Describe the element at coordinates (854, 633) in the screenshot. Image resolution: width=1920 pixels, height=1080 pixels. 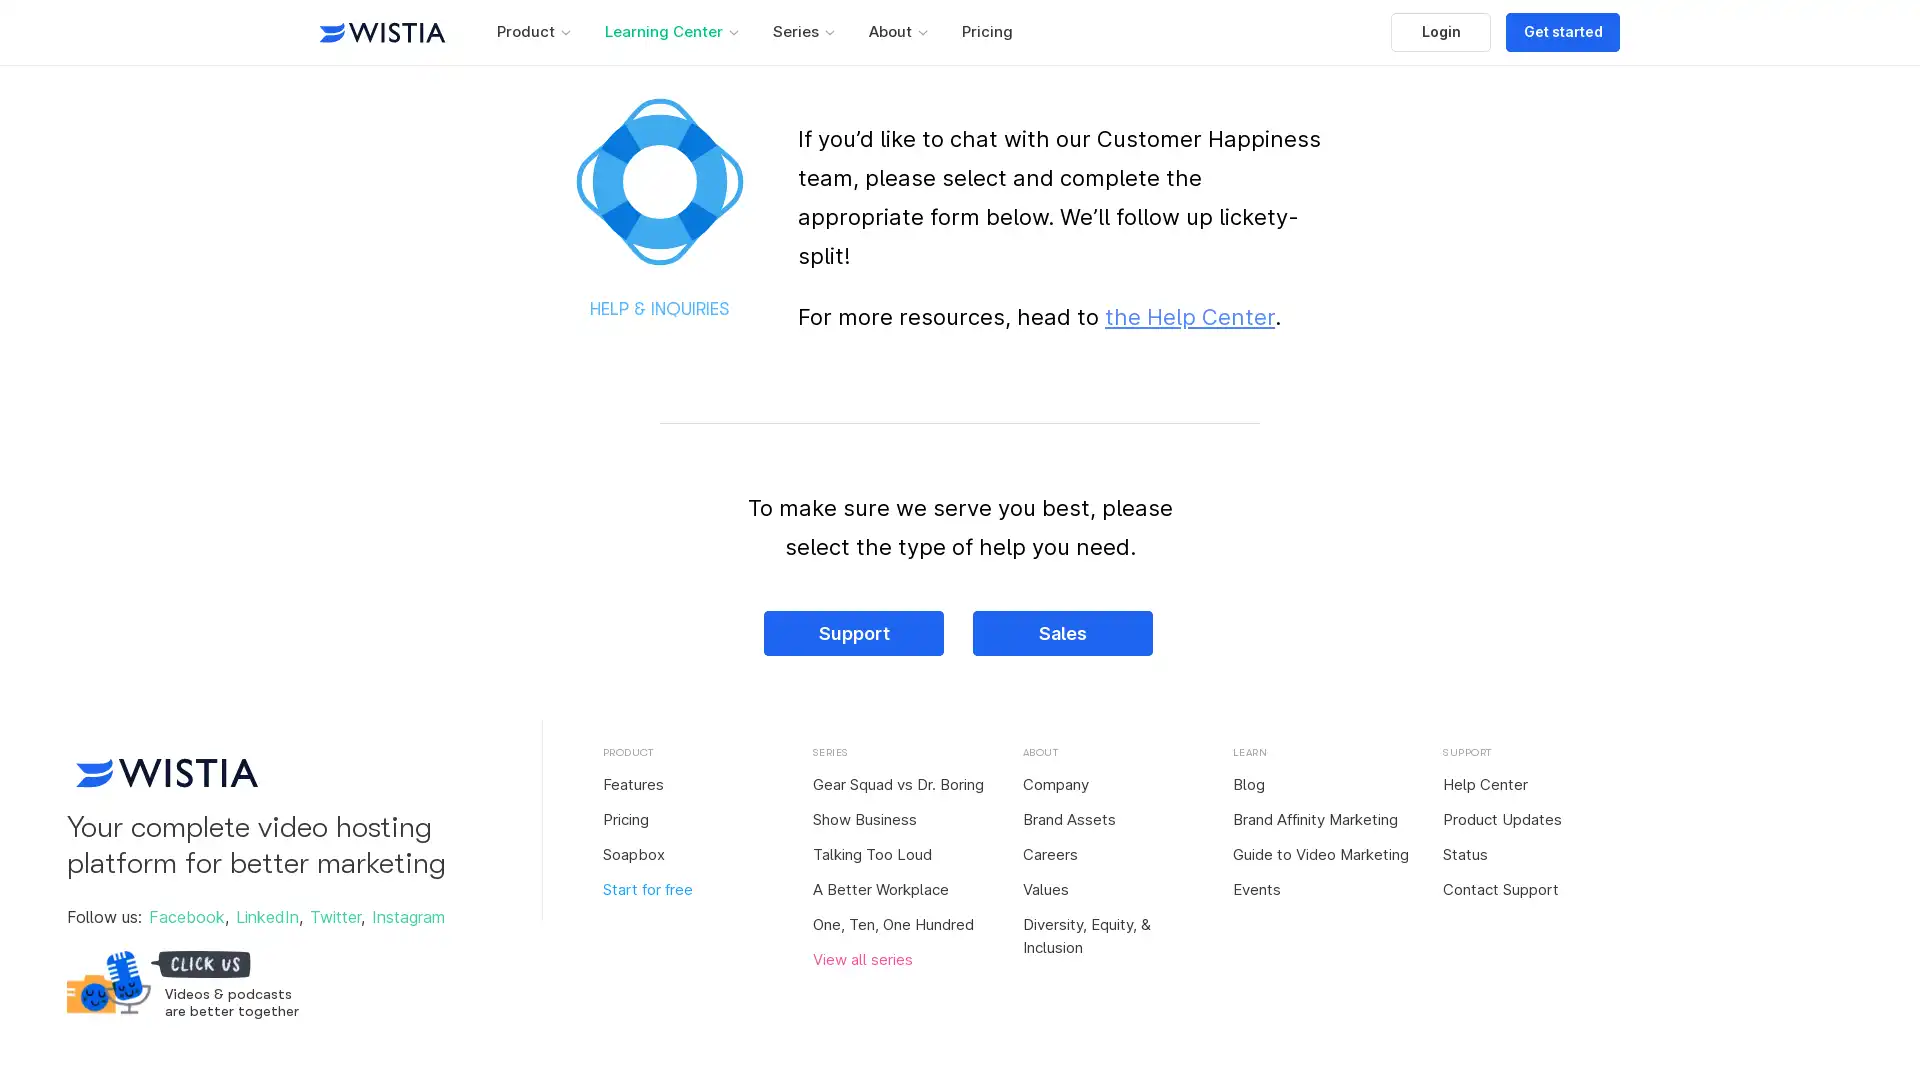
I see `Support` at that location.